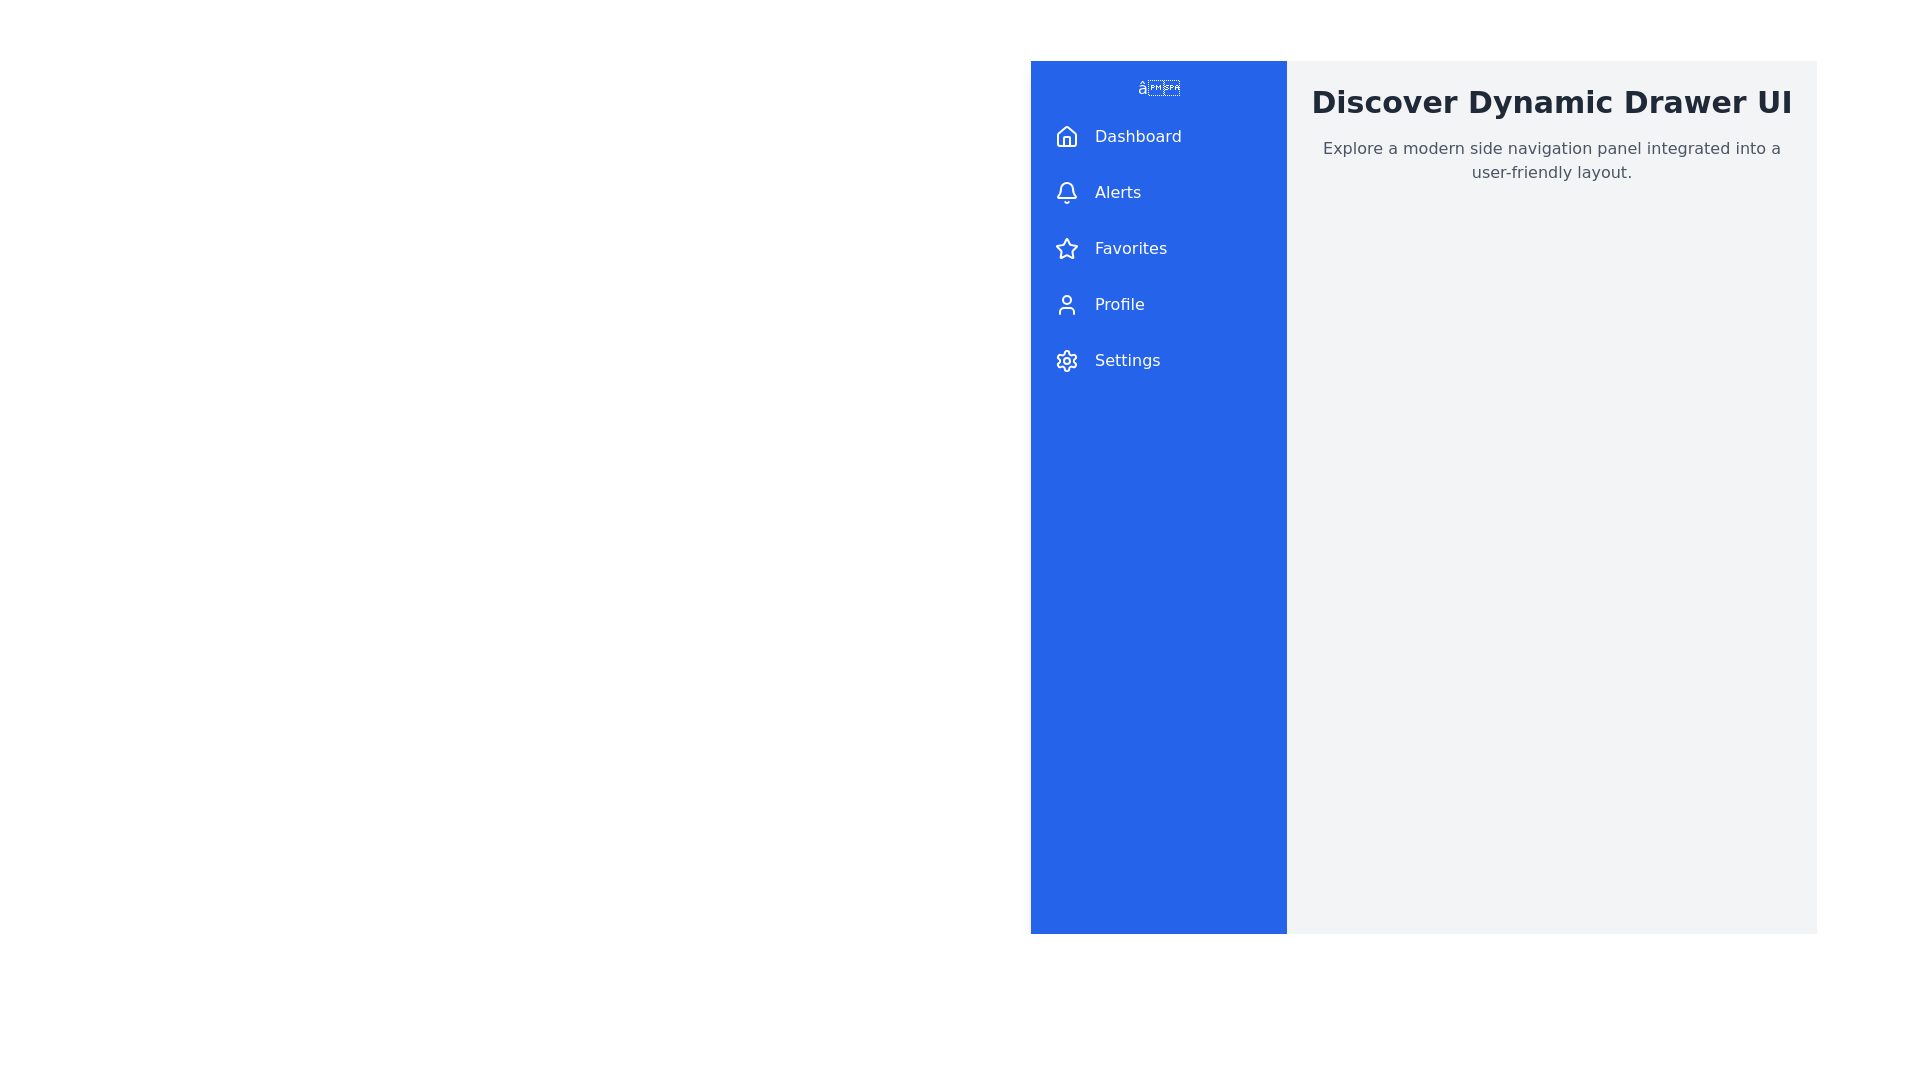 Image resolution: width=1920 pixels, height=1080 pixels. I want to click on the 'Alerts' text element located in the blue sidebar, which serves as a navigation link, so click(1117, 192).